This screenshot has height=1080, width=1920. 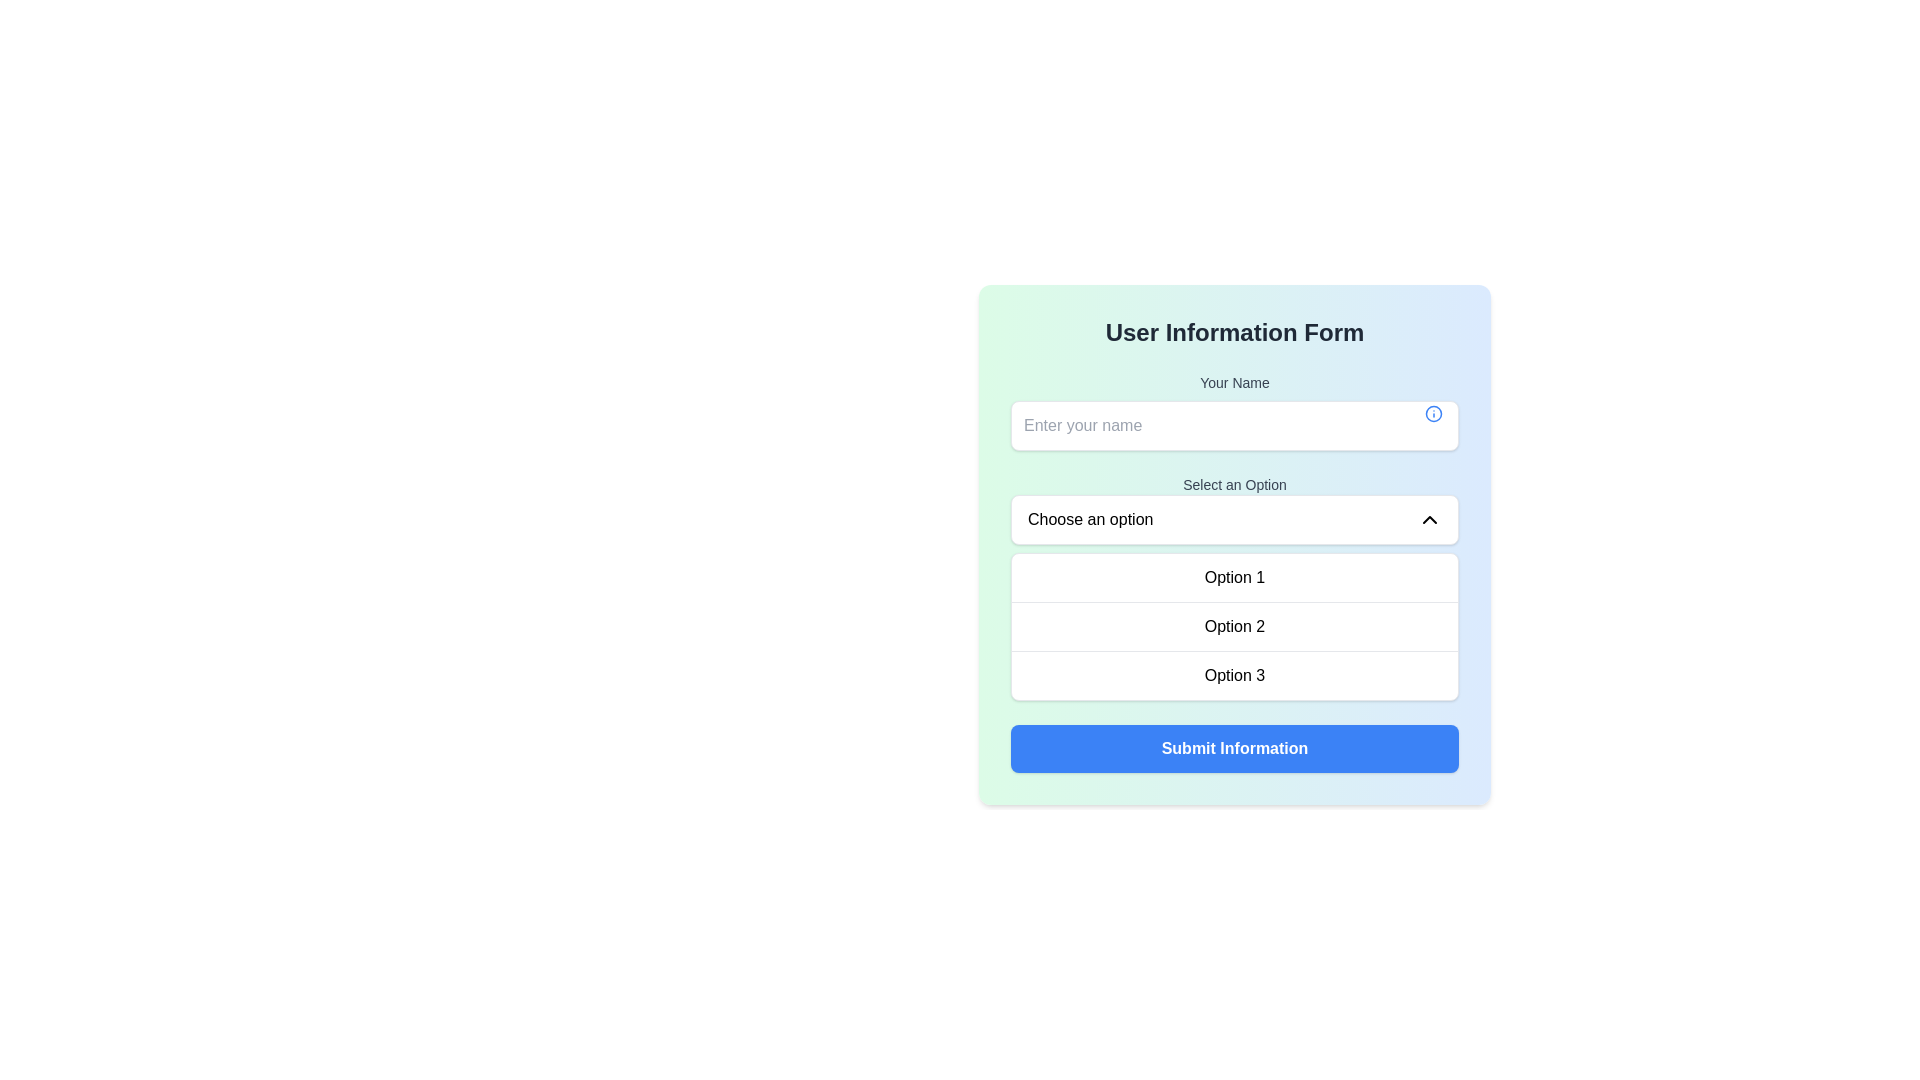 What do you see at coordinates (1233, 675) in the screenshot?
I see `the text label 'Option 3' within the selectable list in the dropdown menu, which is the third item below 'Option 2'` at bounding box center [1233, 675].